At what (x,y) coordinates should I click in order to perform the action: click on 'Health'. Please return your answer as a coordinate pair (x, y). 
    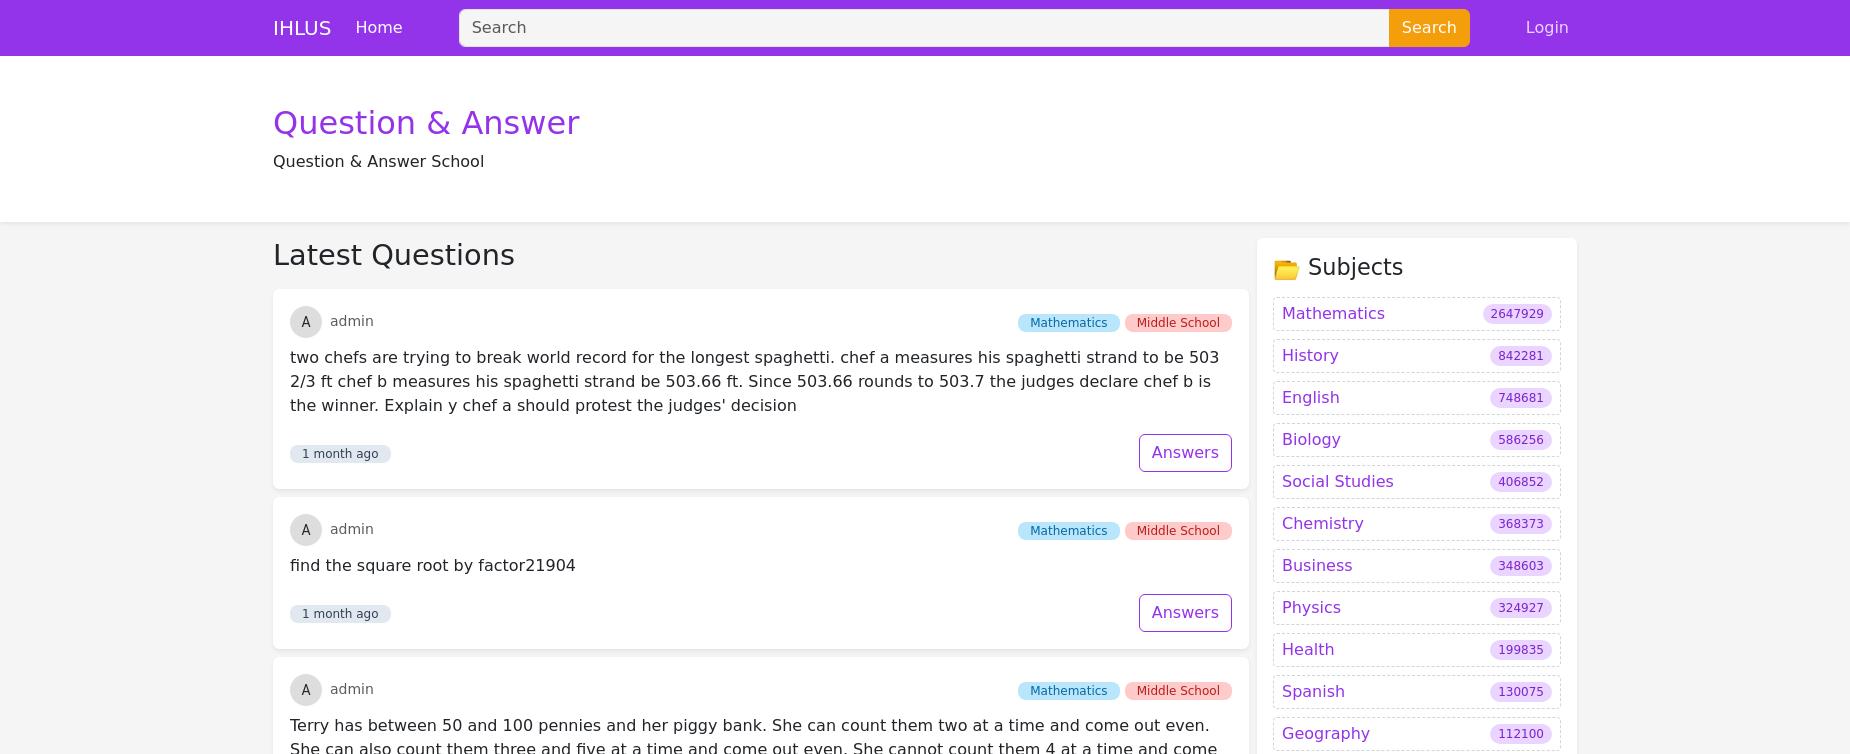
    Looking at the image, I should click on (1281, 437).